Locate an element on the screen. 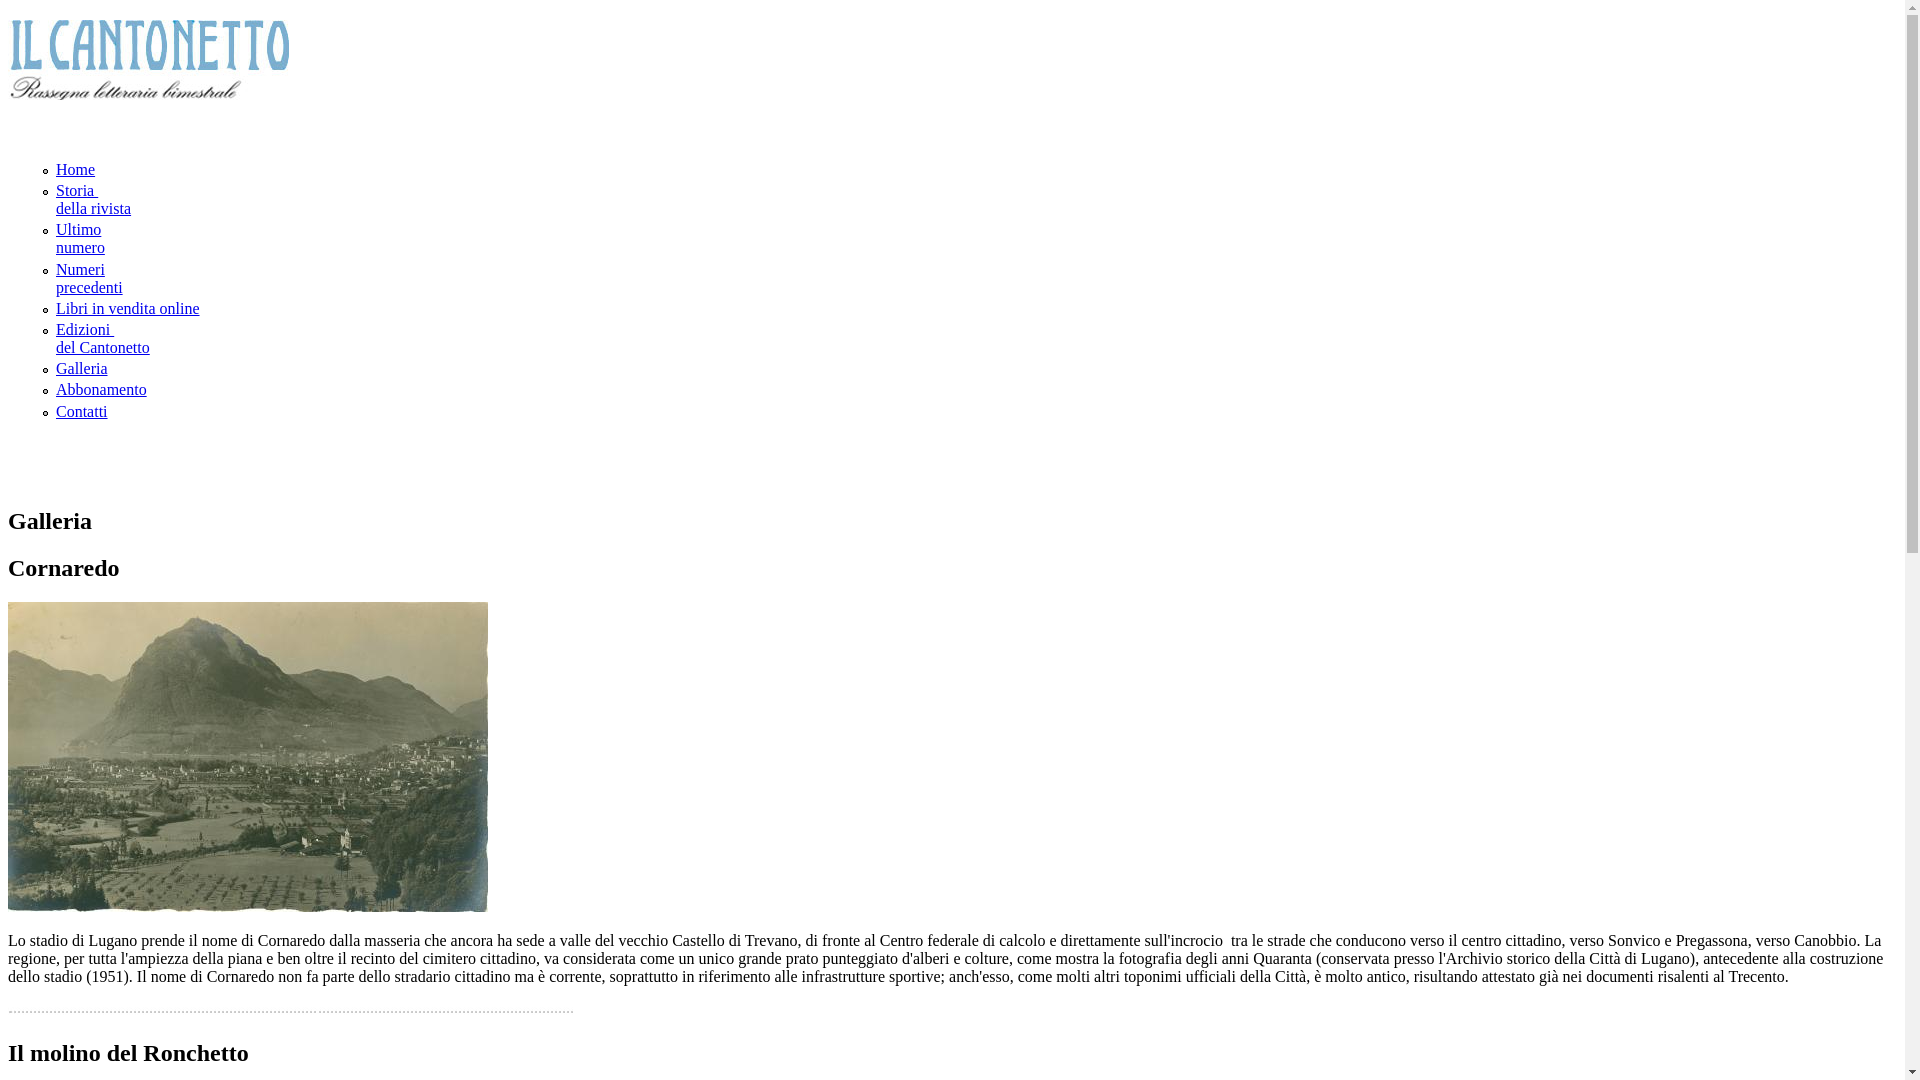 The image size is (1920, 1080). 'Libri in vendita online' is located at coordinates (127, 308).